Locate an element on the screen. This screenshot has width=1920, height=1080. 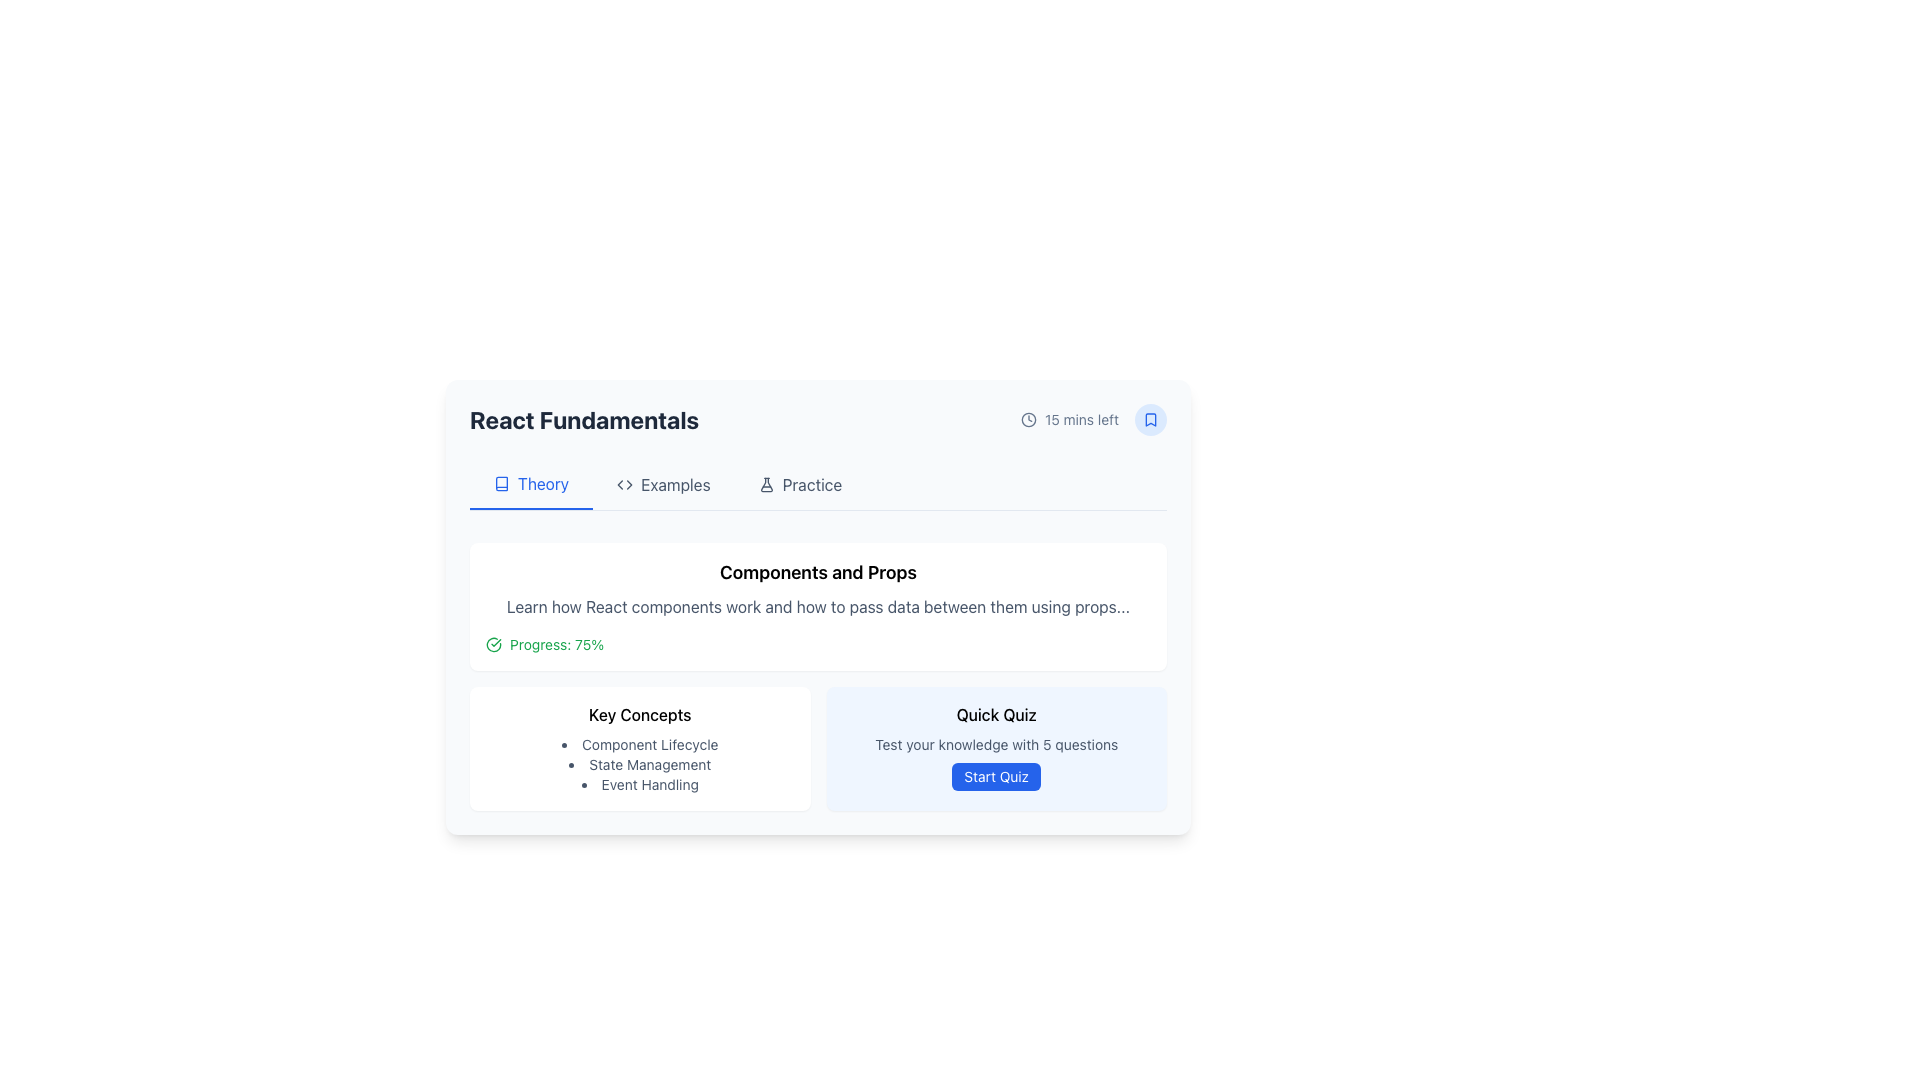
the 'Practice' hyperlink in the navigation bar is located at coordinates (812, 485).